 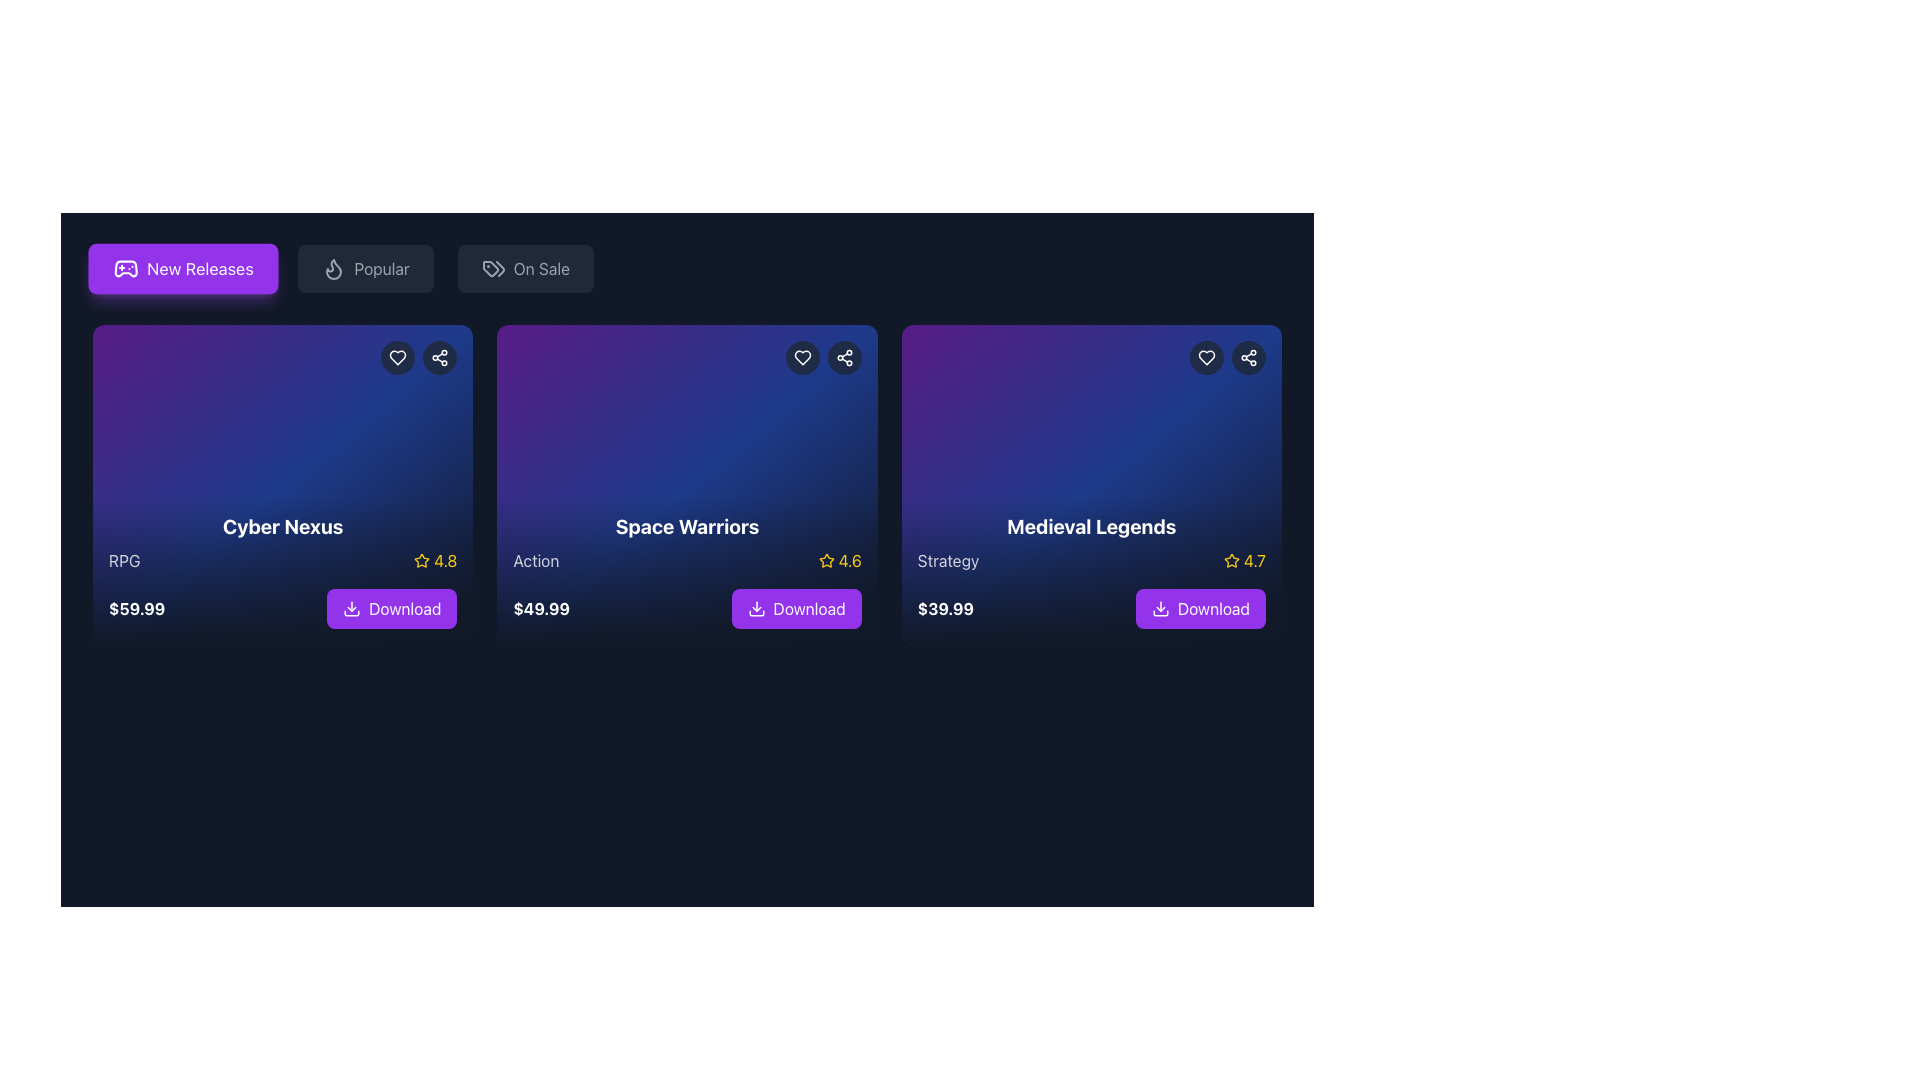 What do you see at coordinates (444, 560) in the screenshot?
I see `text '4.8' displayed in yellow font color, which is the rating indicator located in the bottom right corner of the first card, next to a star icon` at bounding box center [444, 560].